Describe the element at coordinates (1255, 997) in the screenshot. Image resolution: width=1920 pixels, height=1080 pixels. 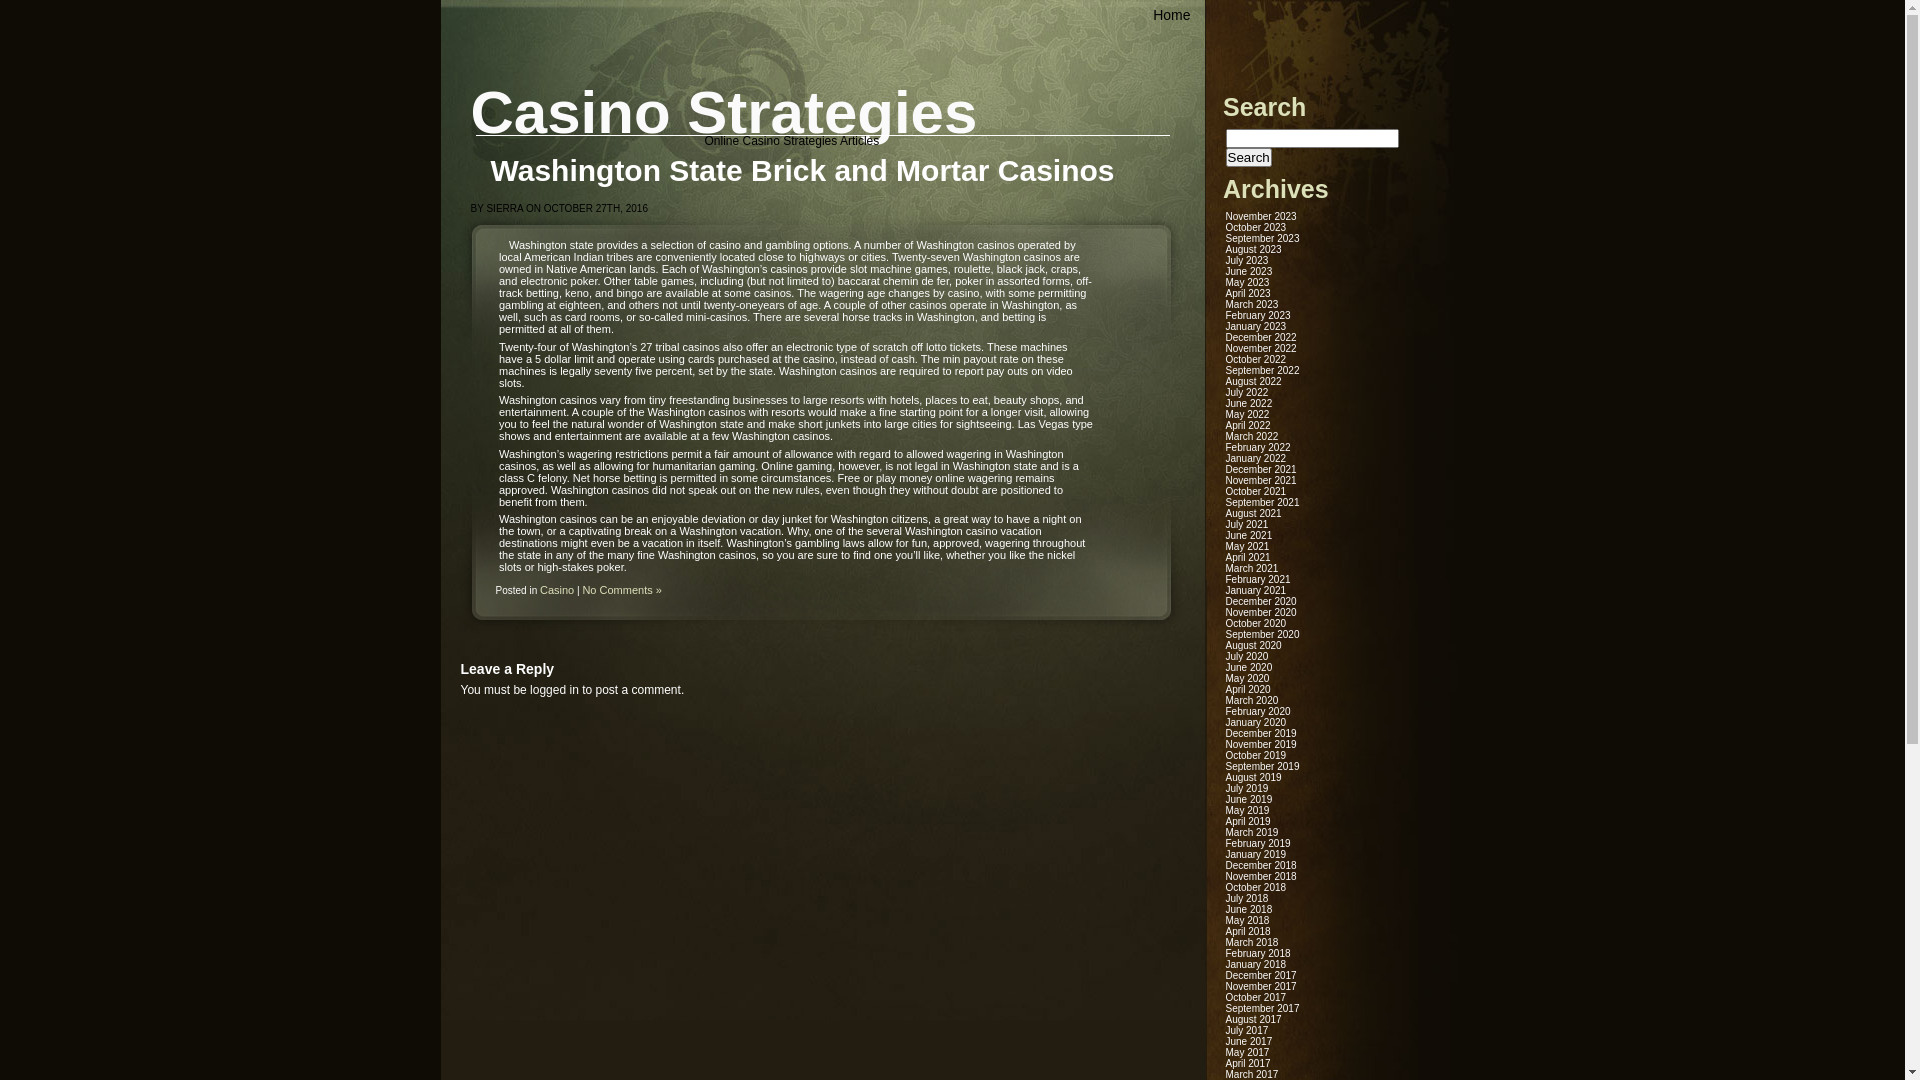
I see `'October 2017'` at that location.